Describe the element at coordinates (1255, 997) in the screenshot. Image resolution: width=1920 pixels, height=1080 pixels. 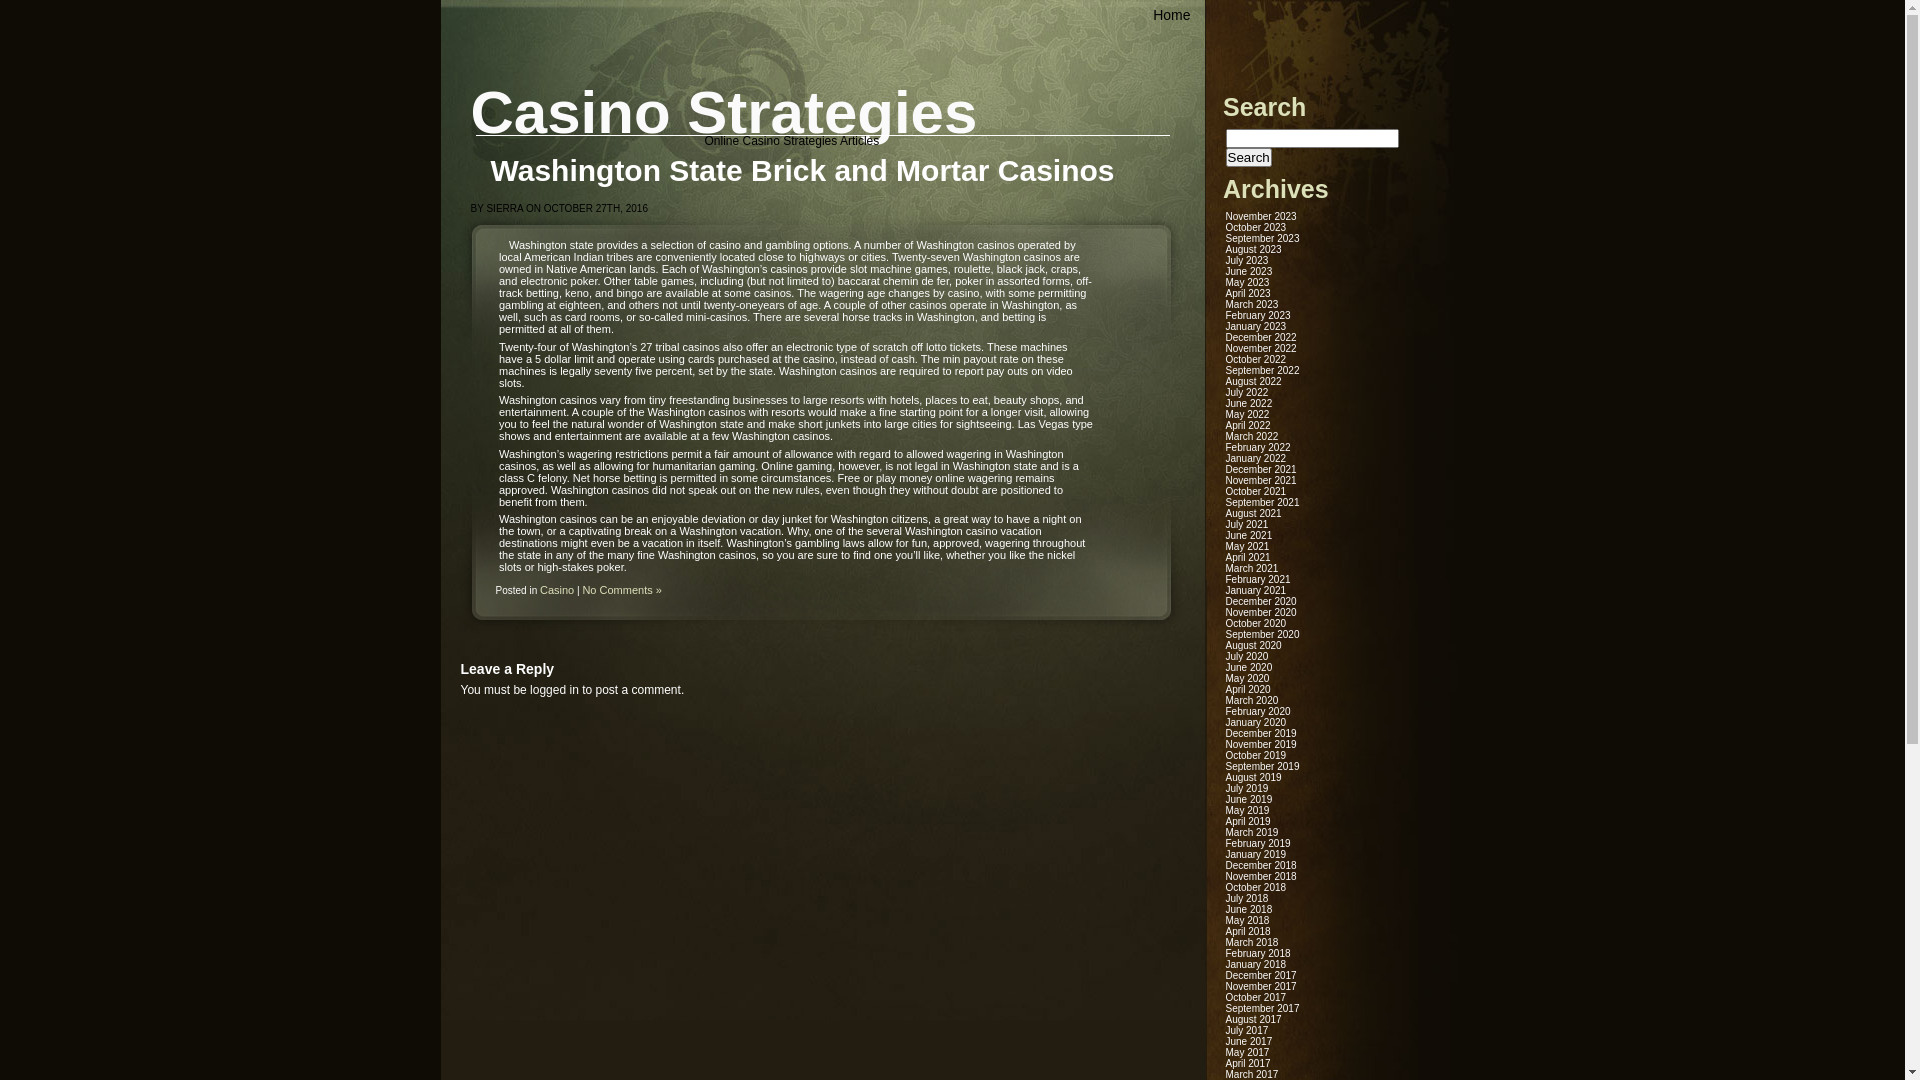
I see `'October 2017'` at that location.